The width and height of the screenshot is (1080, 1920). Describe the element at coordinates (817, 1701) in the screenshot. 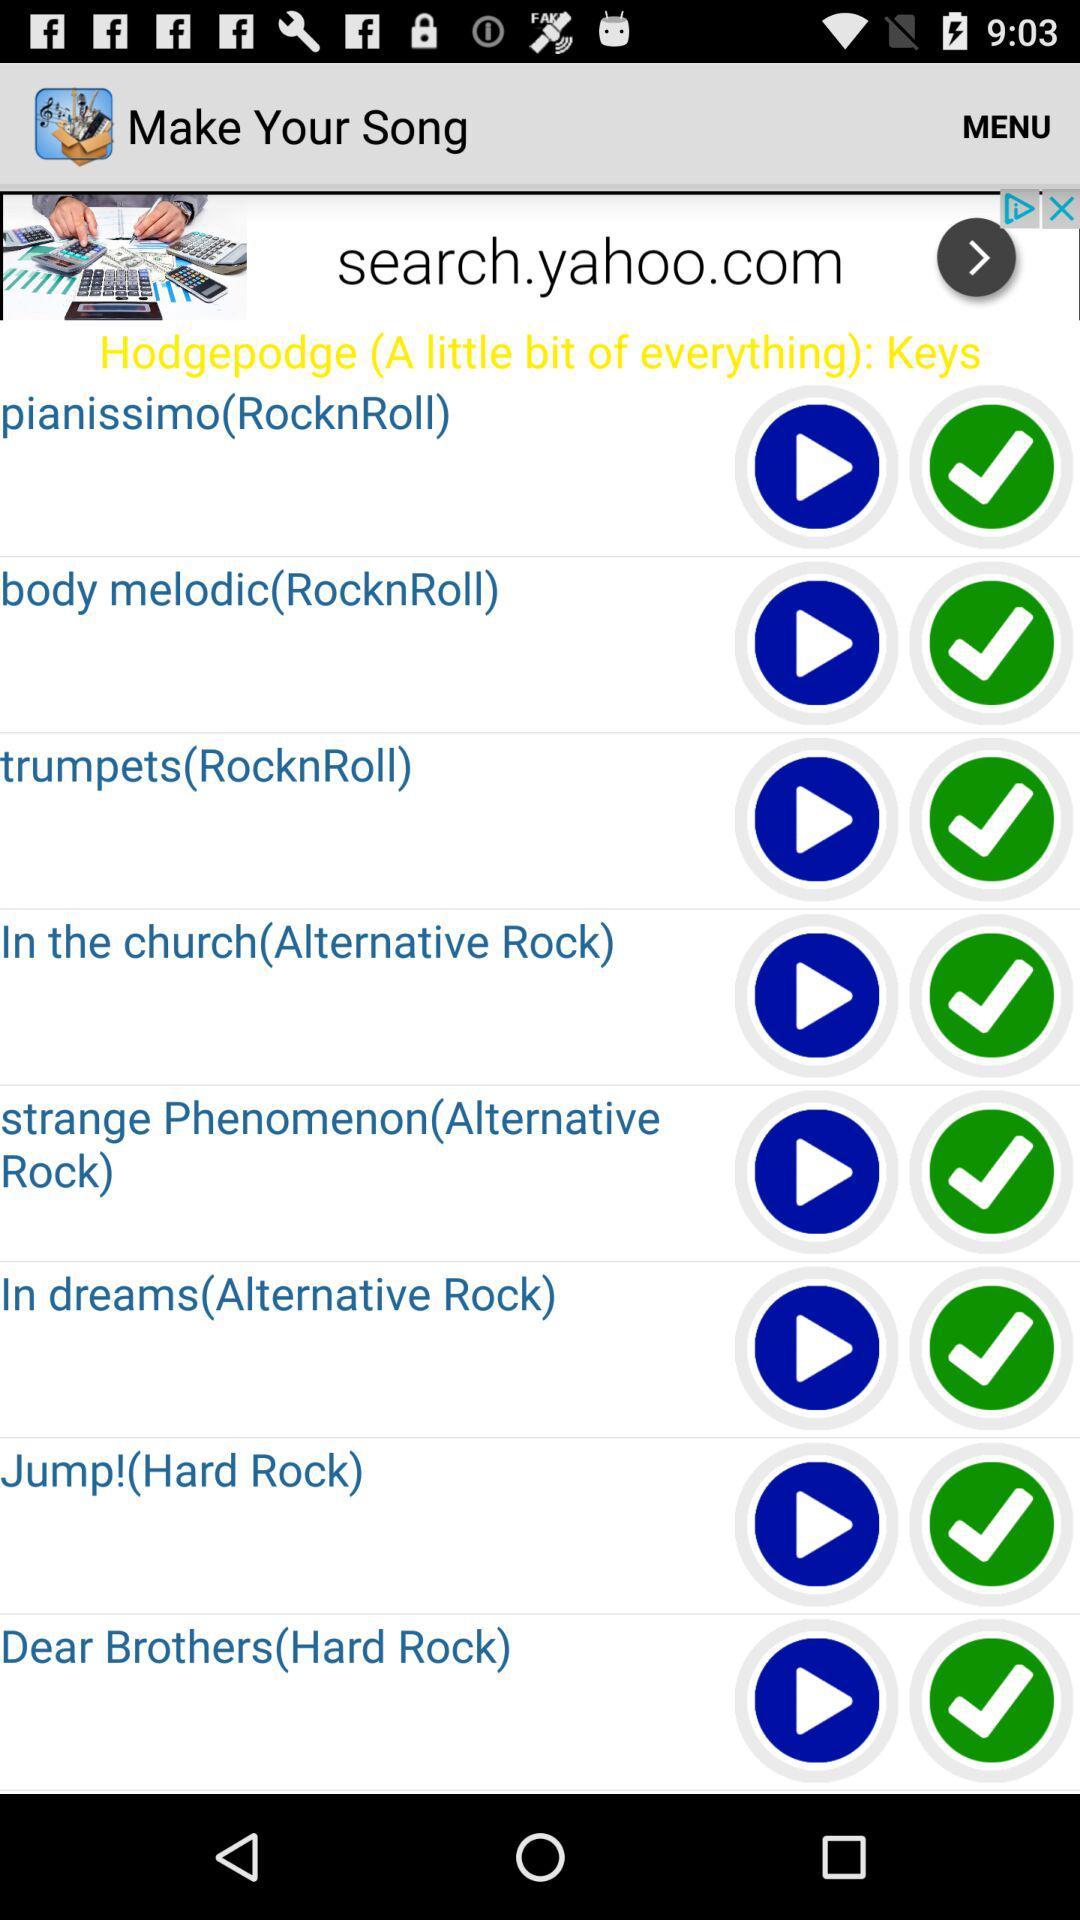

I see `button` at that location.